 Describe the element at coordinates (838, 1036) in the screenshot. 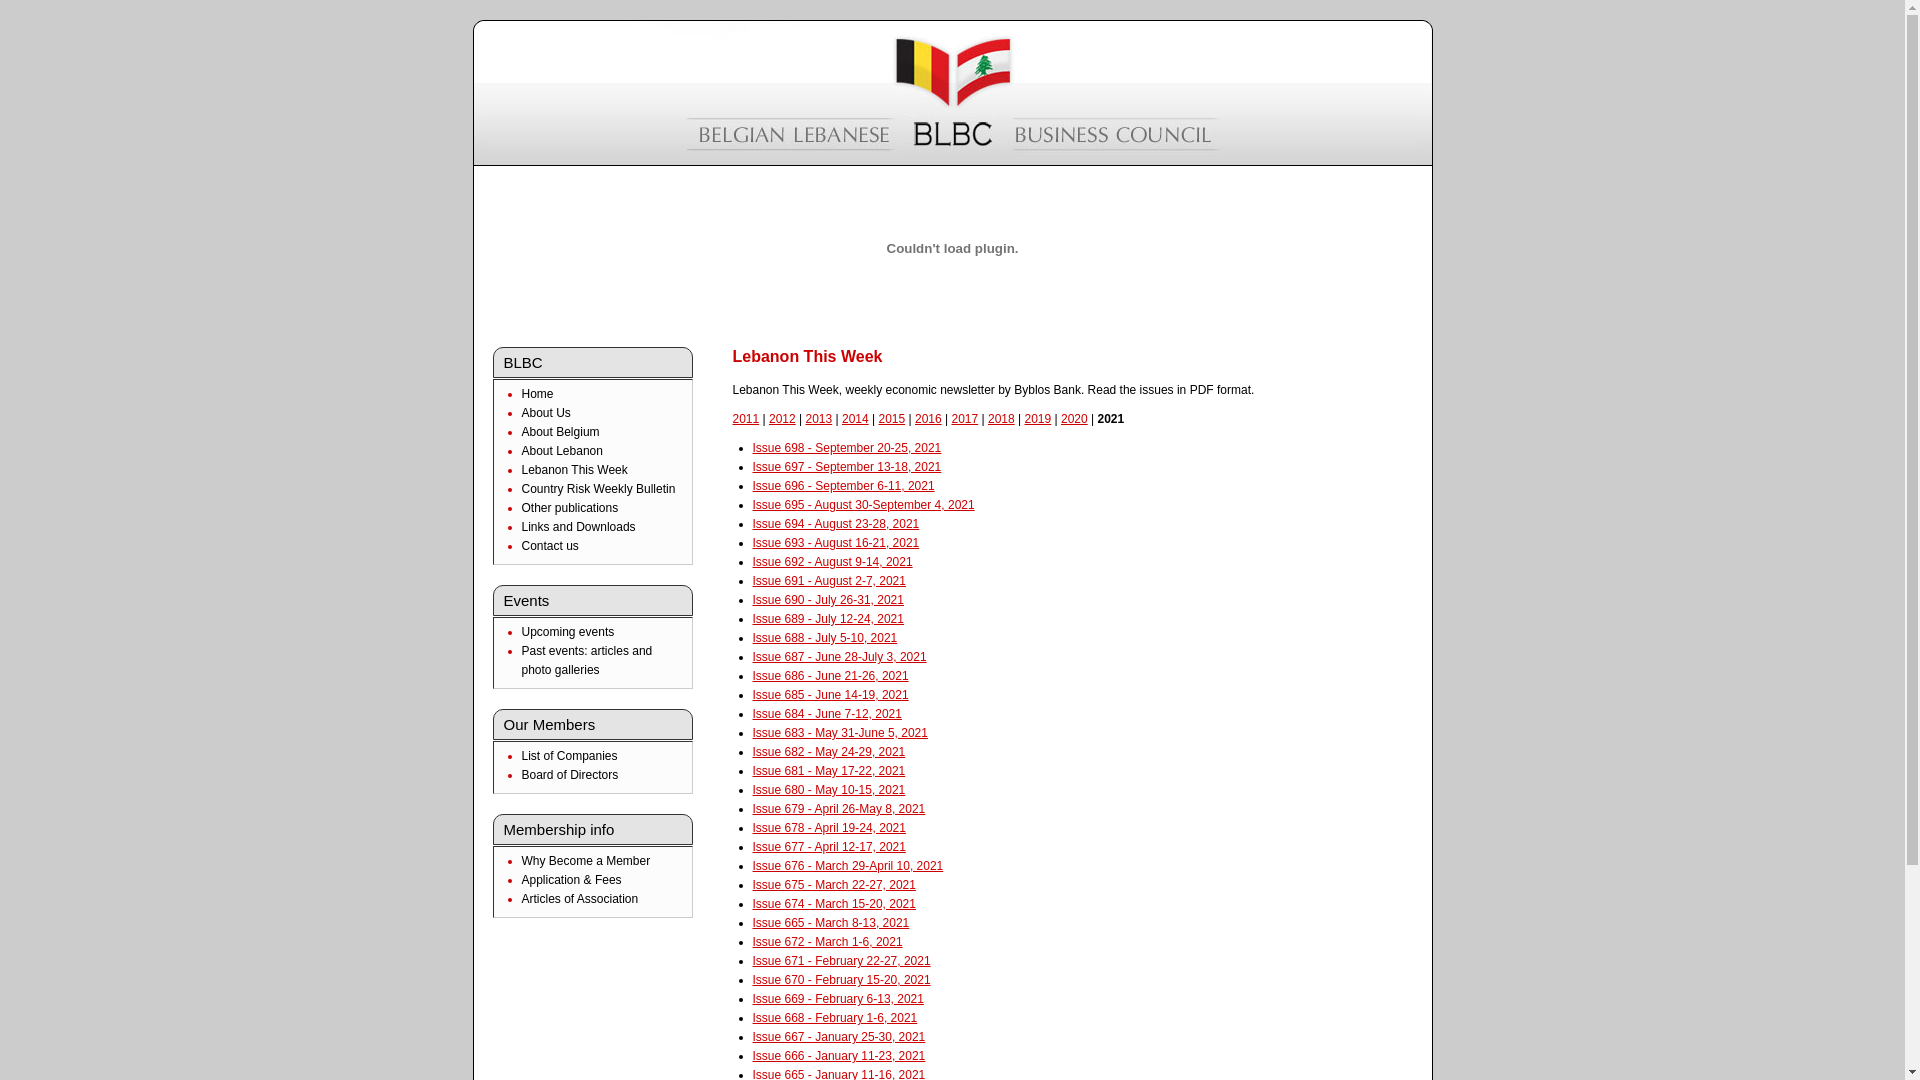

I see `'Issue 667 - January 25-30, 2021'` at that location.